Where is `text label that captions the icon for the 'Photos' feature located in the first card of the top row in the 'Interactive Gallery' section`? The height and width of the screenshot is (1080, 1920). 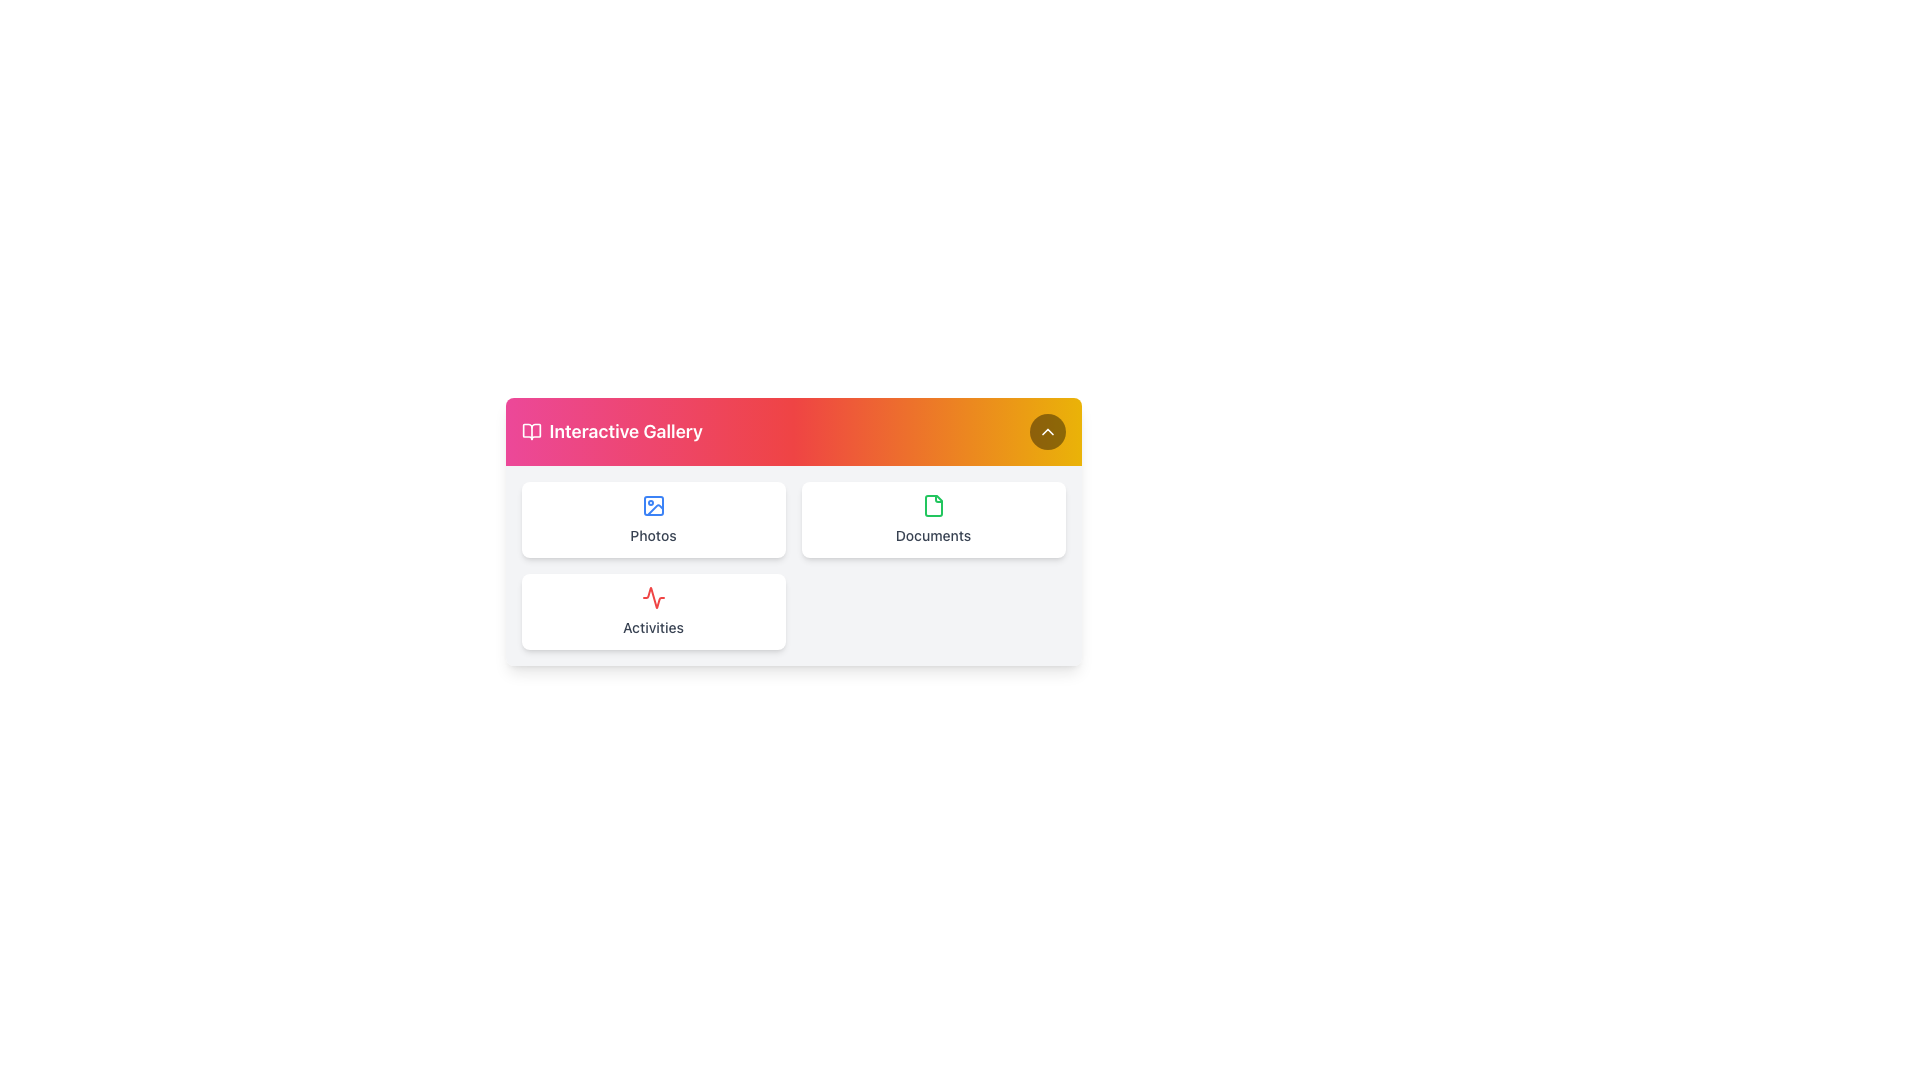 text label that captions the icon for the 'Photos' feature located in the first card of the top row in the 'Interactive Gallery' section is located at coordinates (653, 535).